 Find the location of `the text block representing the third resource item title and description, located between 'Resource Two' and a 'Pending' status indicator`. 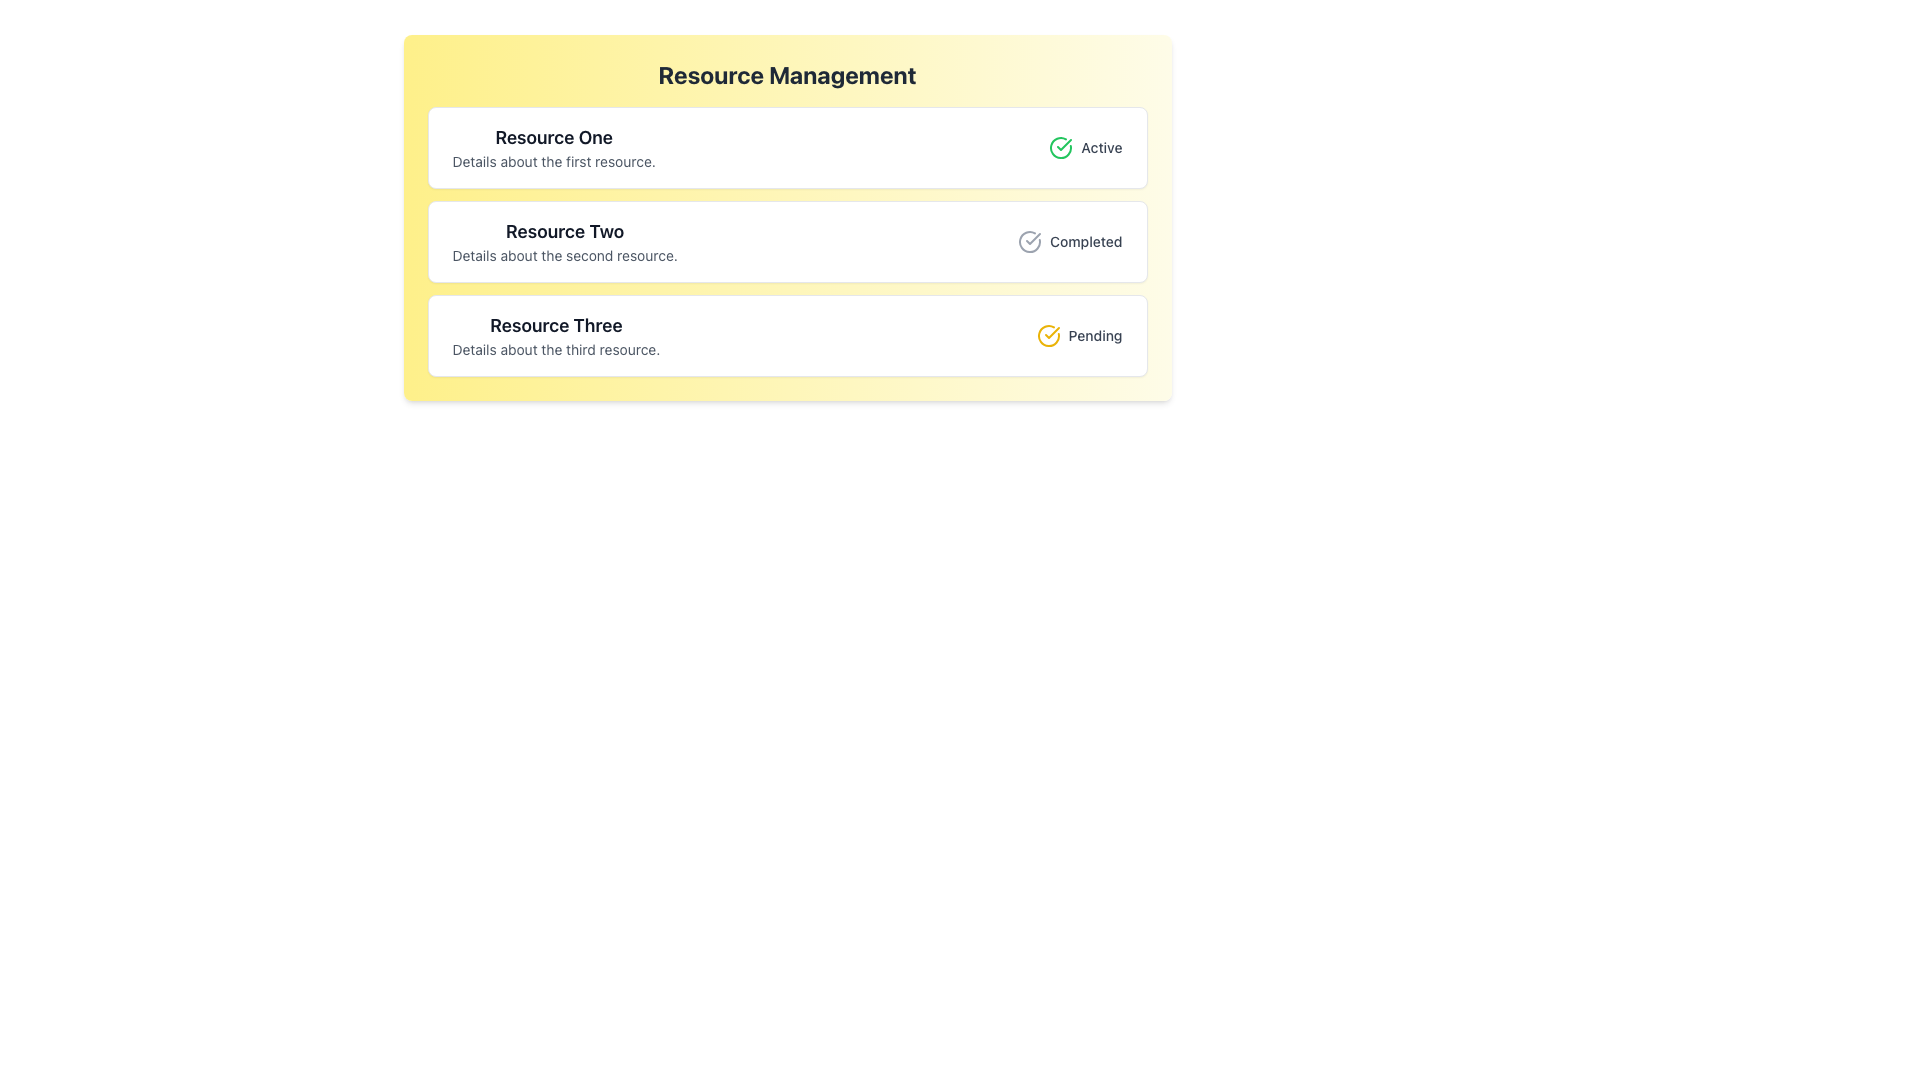

the text block representing the third resource item title and description, located between 'Resource Two' and a 'Pending' status indicator is located at coordinates (556, 334).